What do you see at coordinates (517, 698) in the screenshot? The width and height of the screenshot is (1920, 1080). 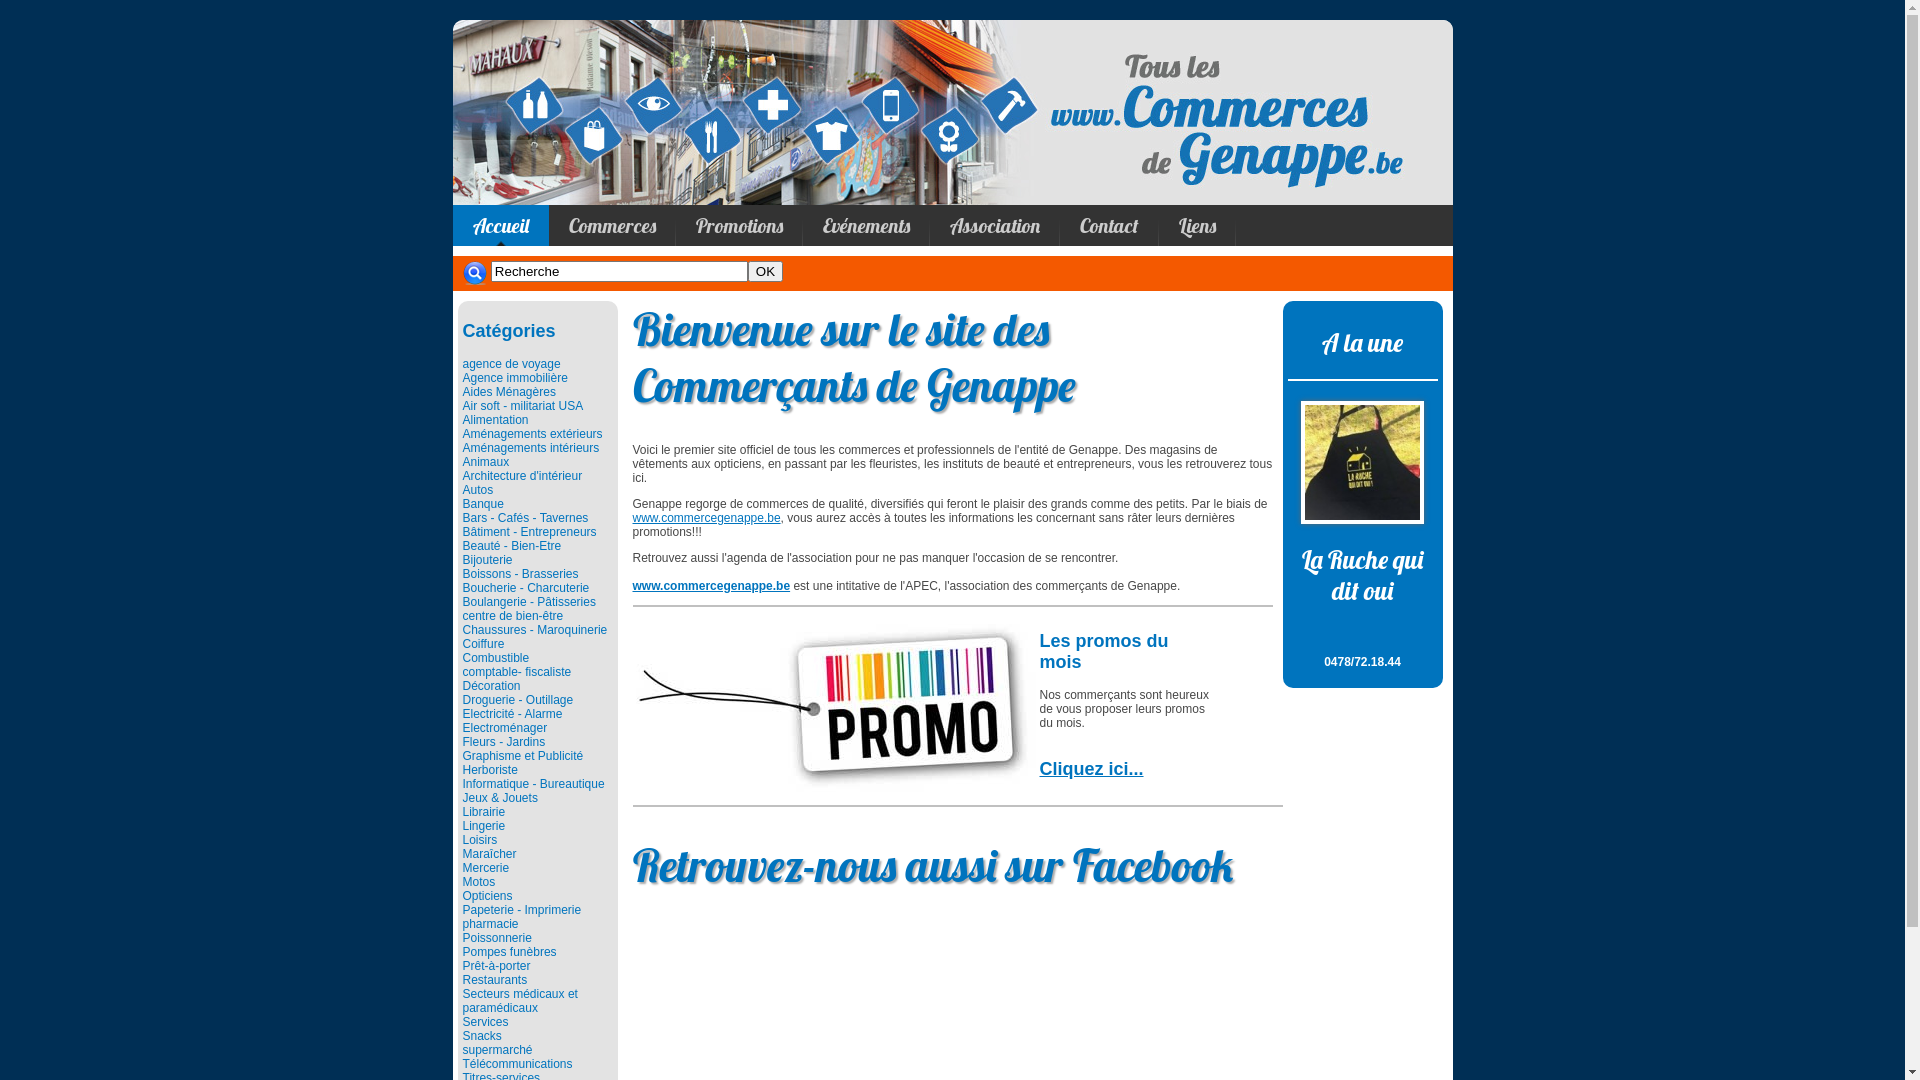 I see `'Droguerie - Outillage'` at bounding box center [517, 698].